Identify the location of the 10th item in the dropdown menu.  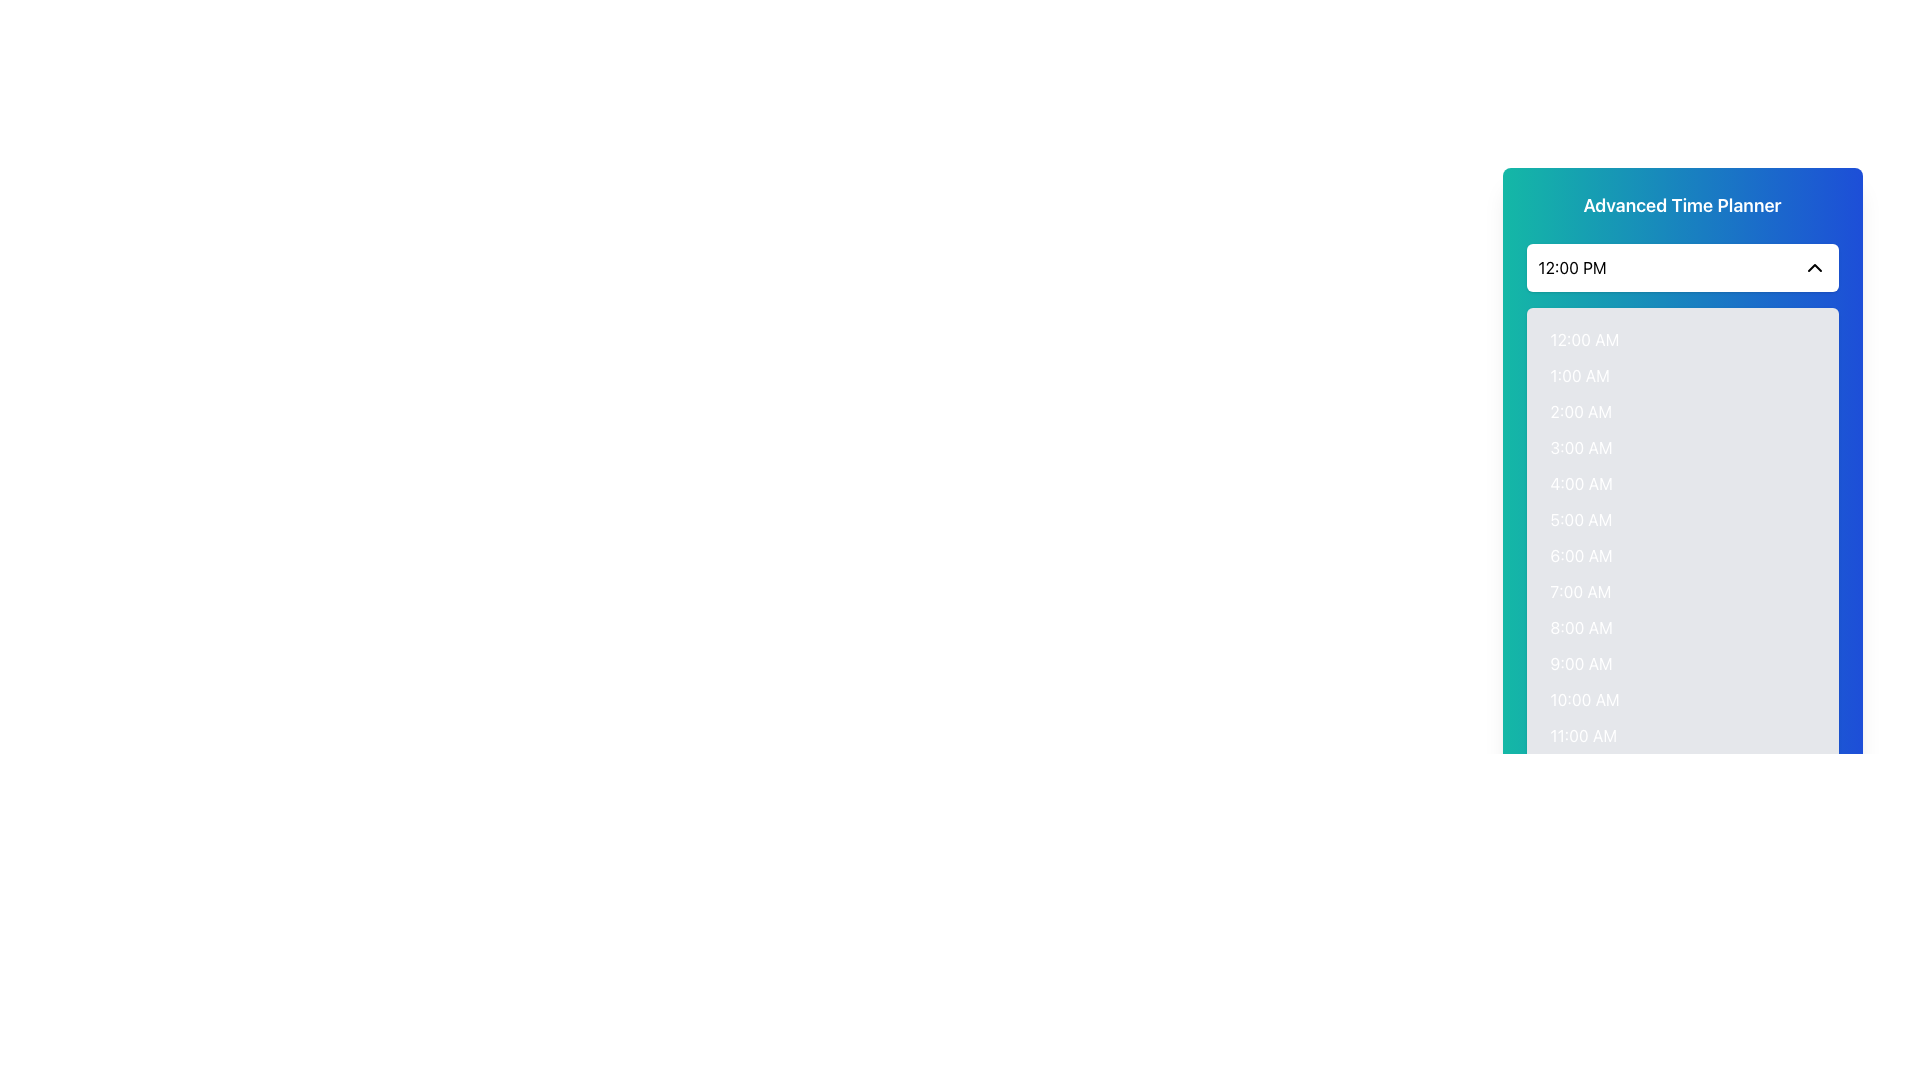
(1681, 663).